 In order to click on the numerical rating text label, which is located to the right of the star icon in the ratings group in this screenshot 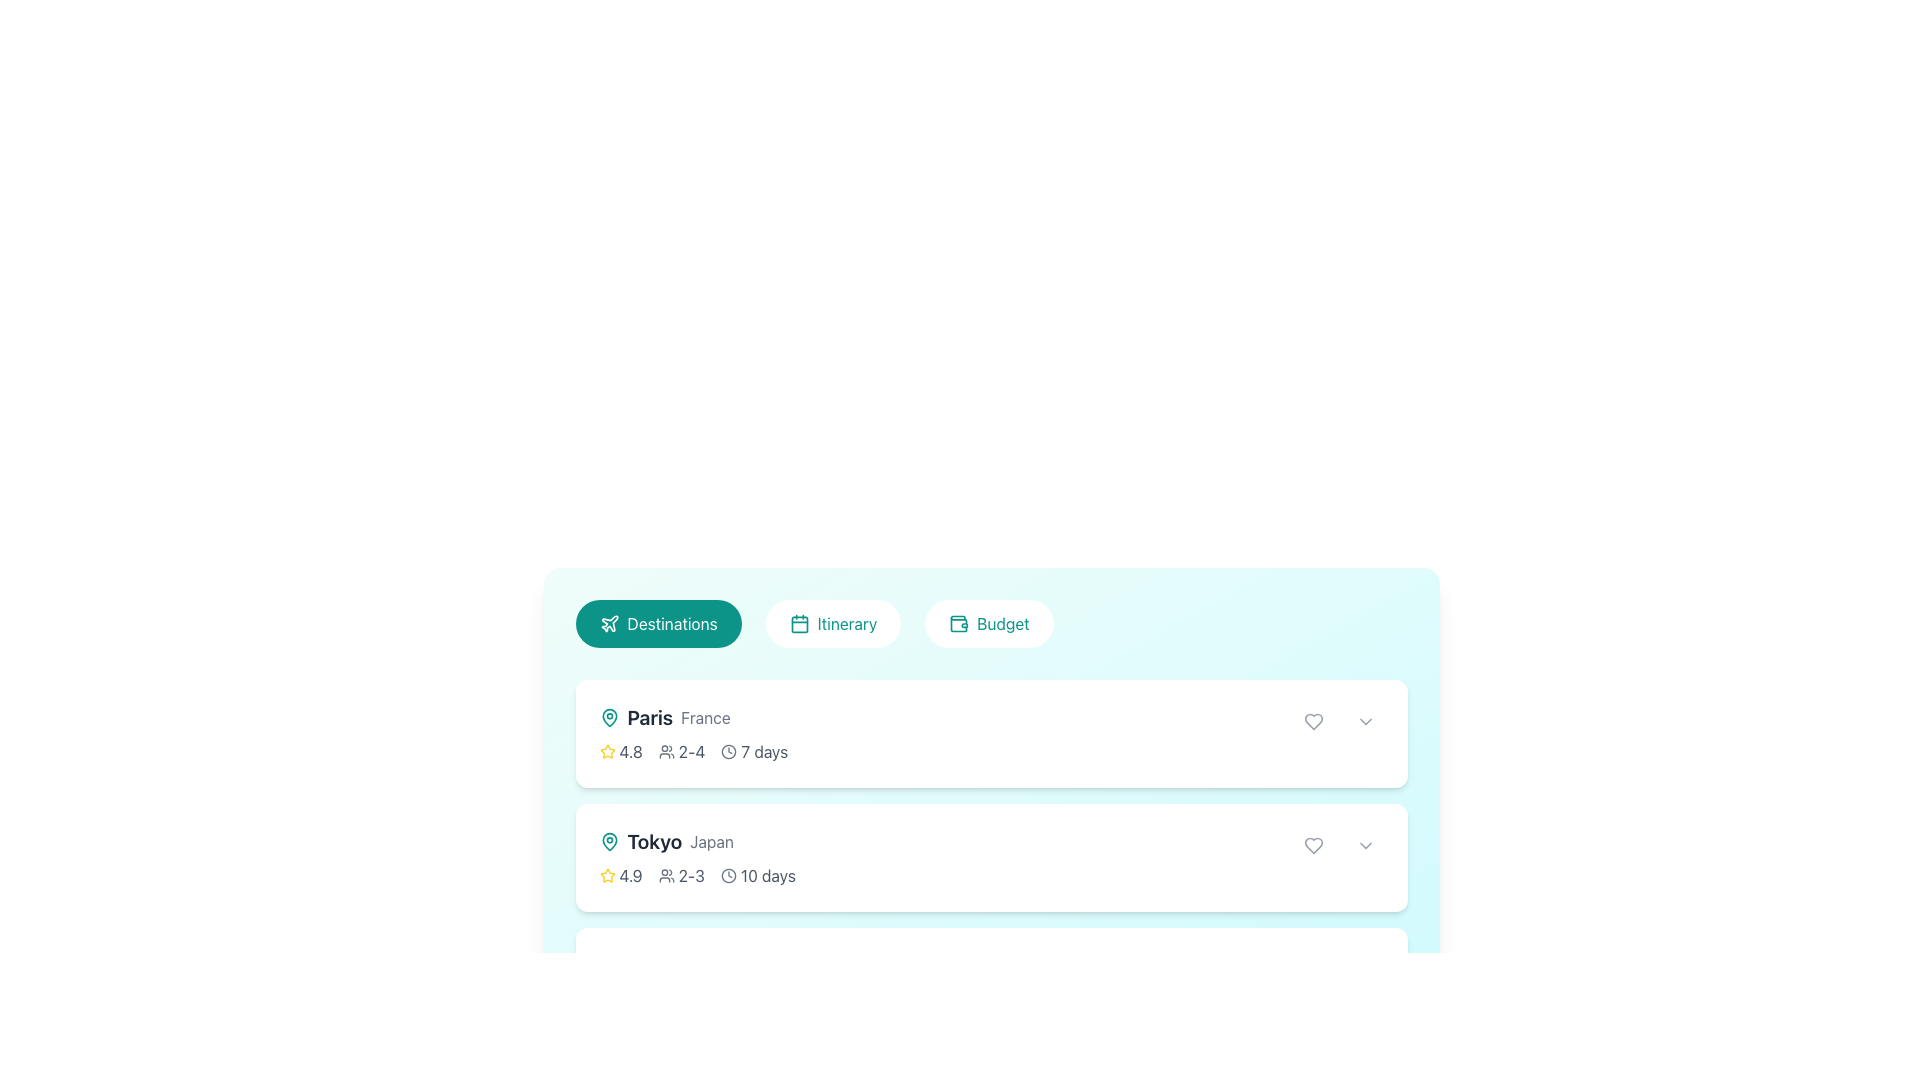, I will do `click(630, 874)`.